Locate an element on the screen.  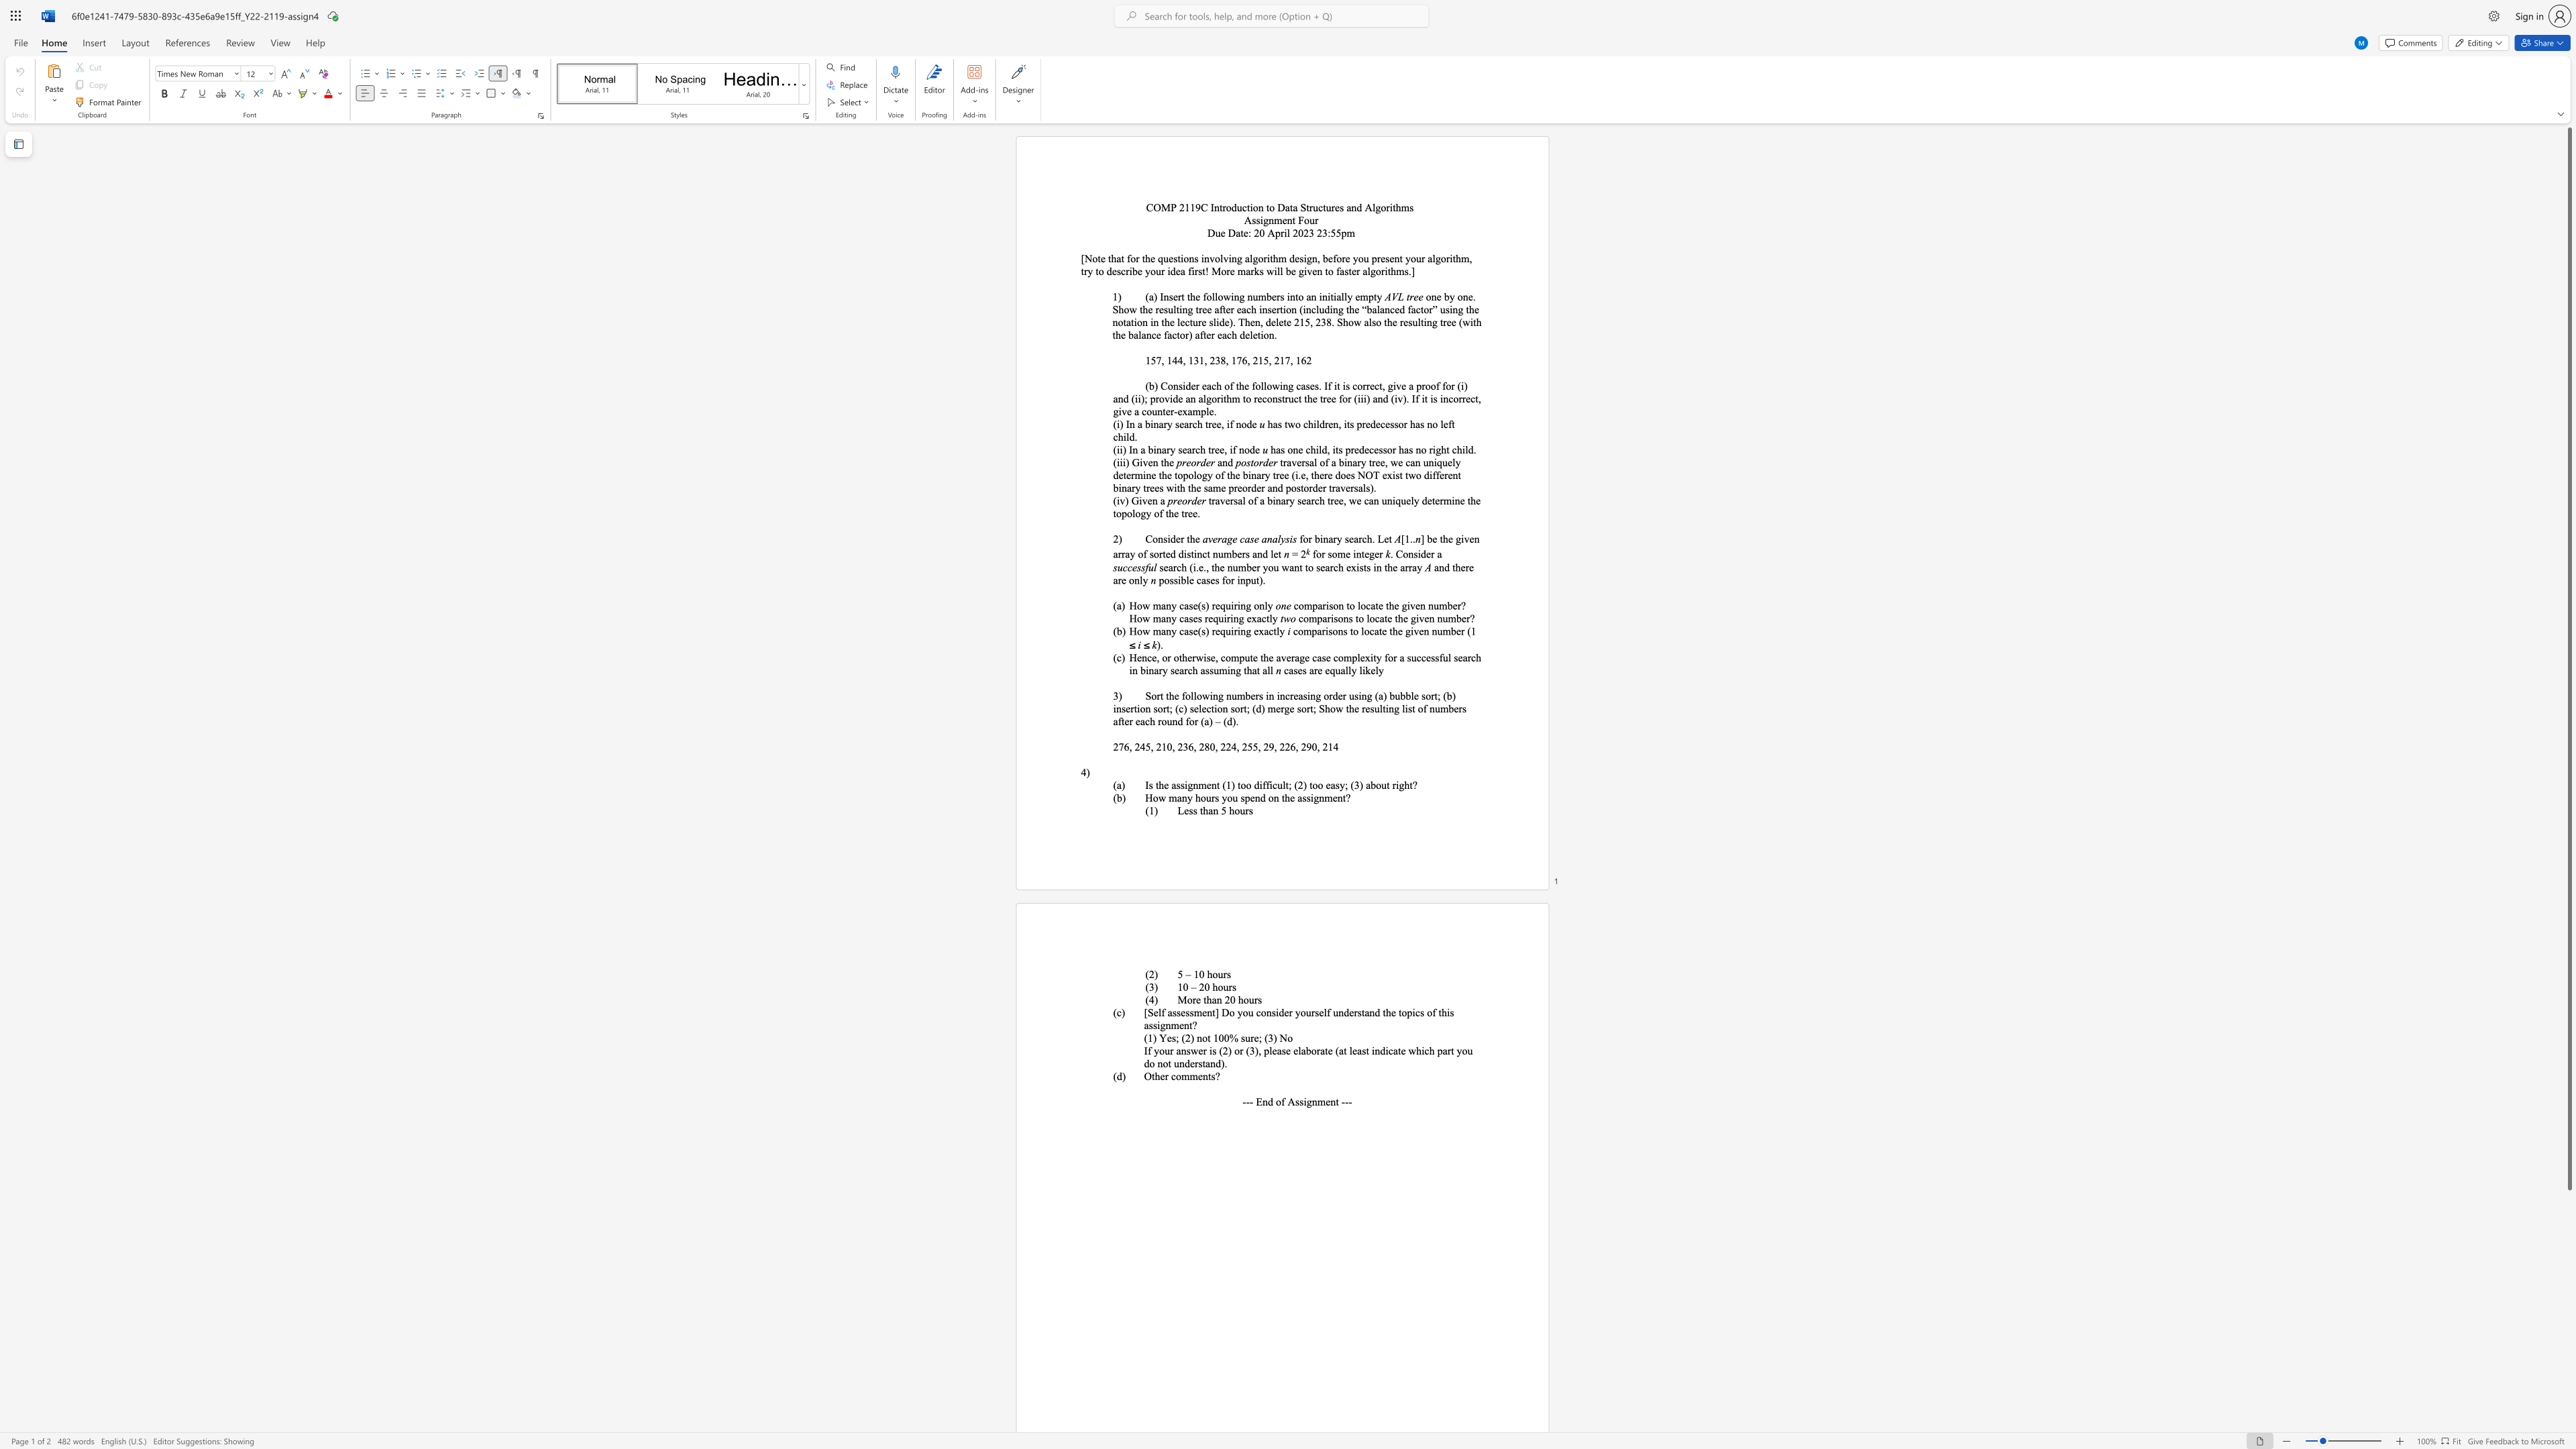
the 3th character "a" in the text is located at coordinates (1327, 567).